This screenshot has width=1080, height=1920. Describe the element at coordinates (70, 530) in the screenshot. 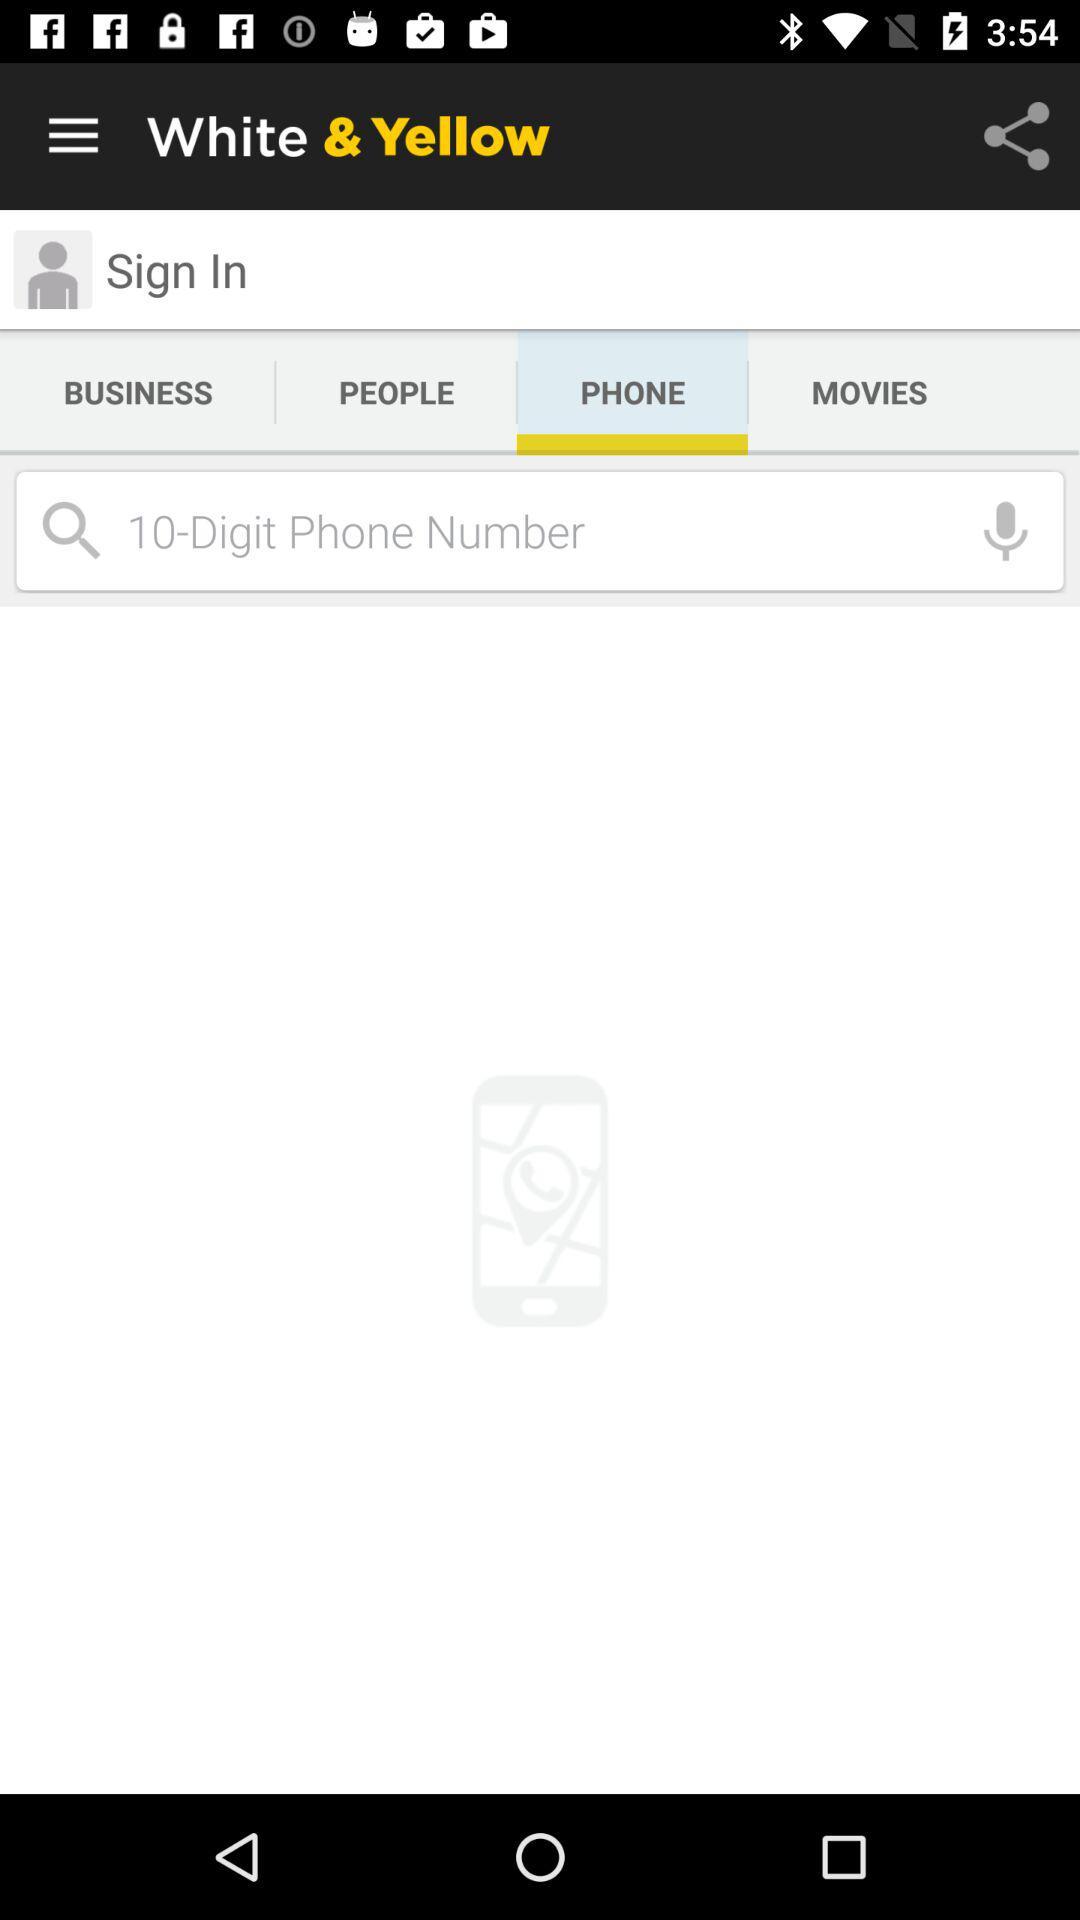

I see `the search icon` at that location.